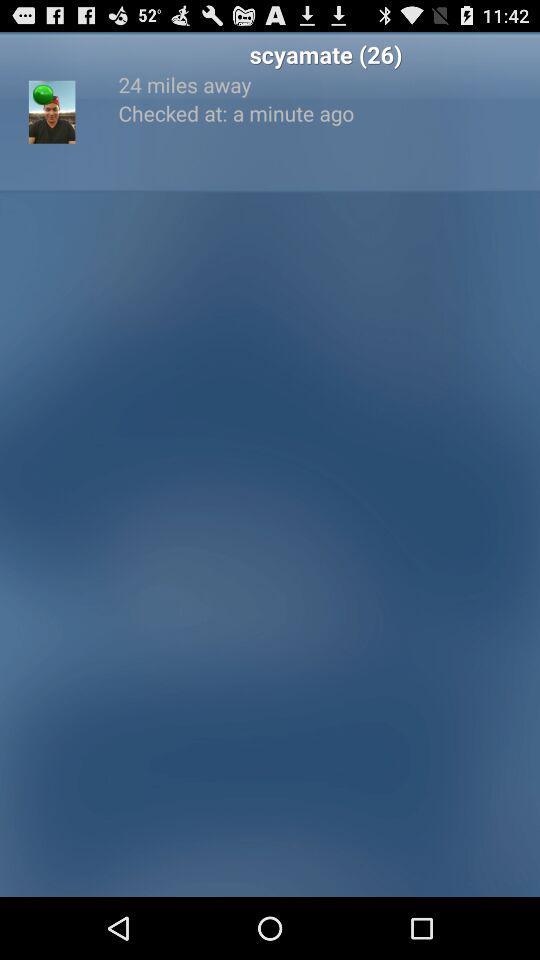  I want to click on the app above the 24 miles away app, so click(325, 53).